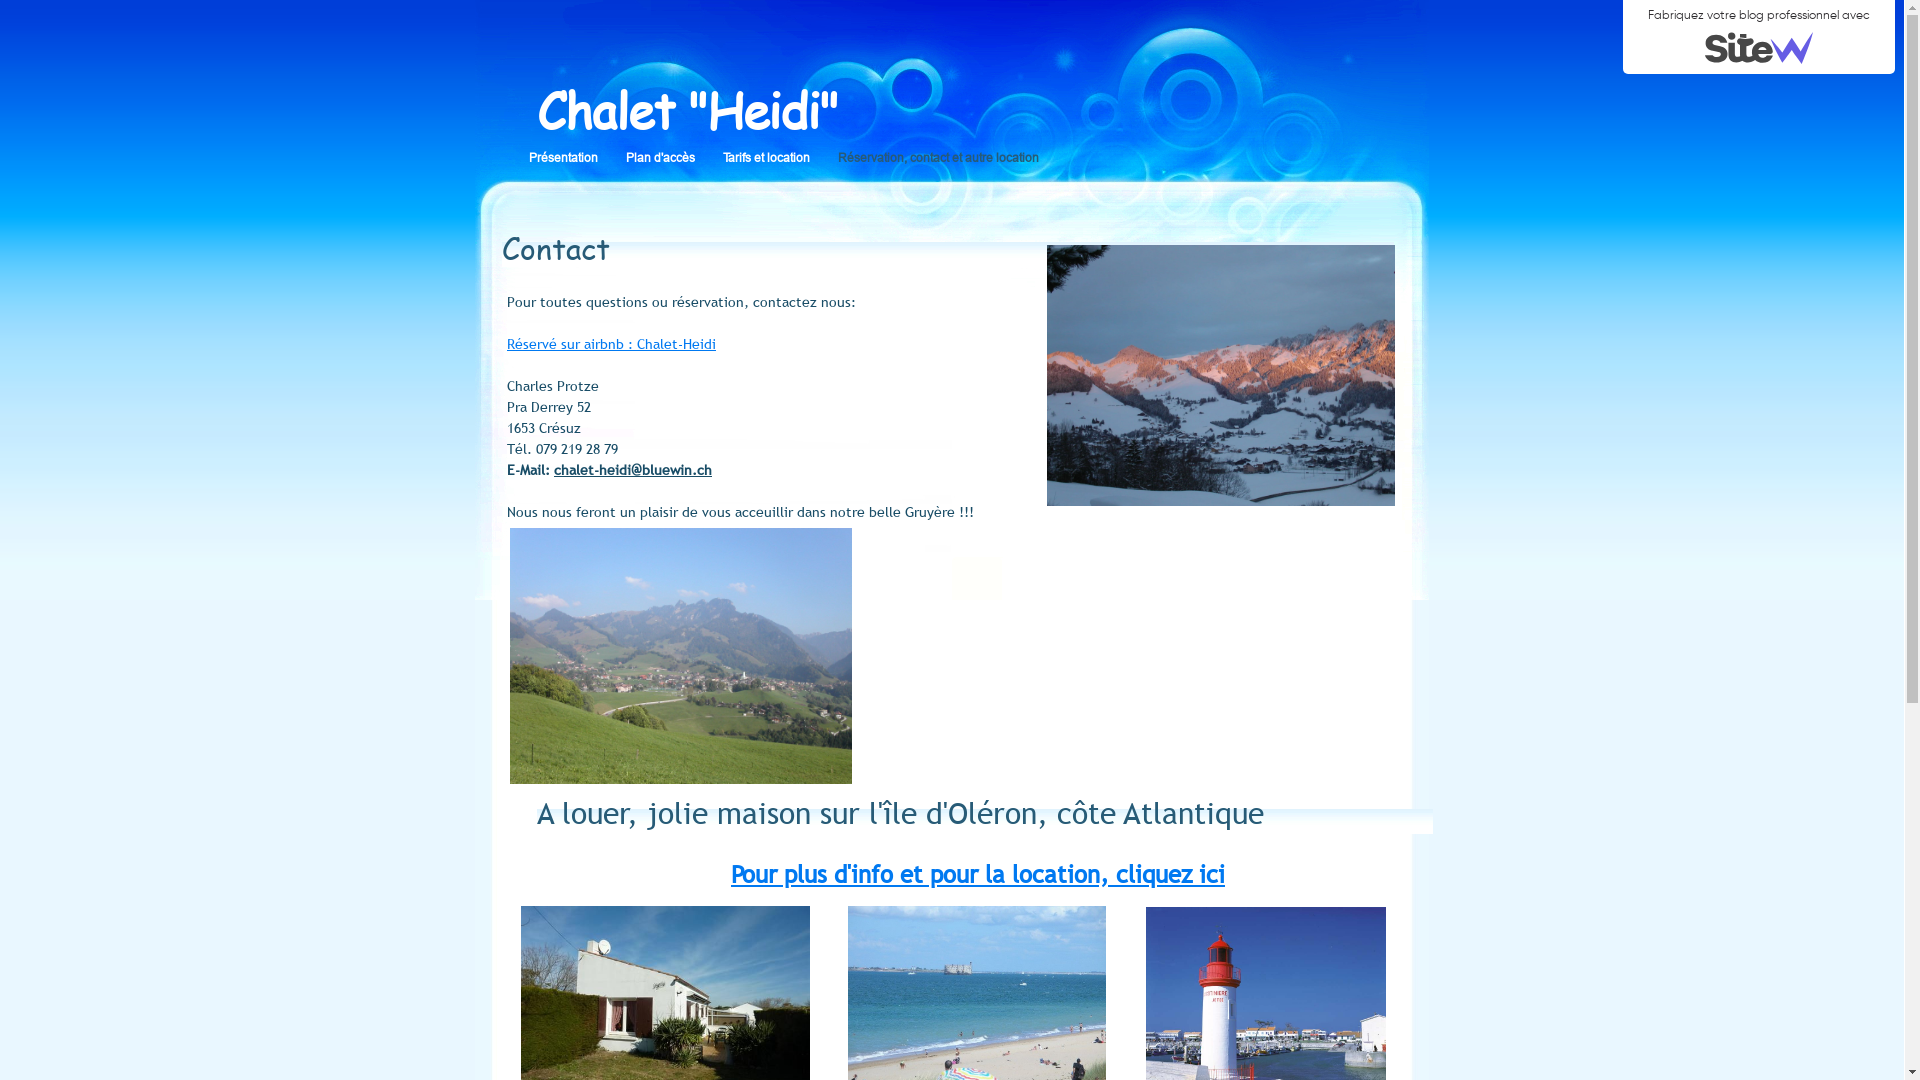 The image size is (1920, 1080). I want to click on 'Pour plus d'info et pour la location, cliquez ici', so click(978, 873).